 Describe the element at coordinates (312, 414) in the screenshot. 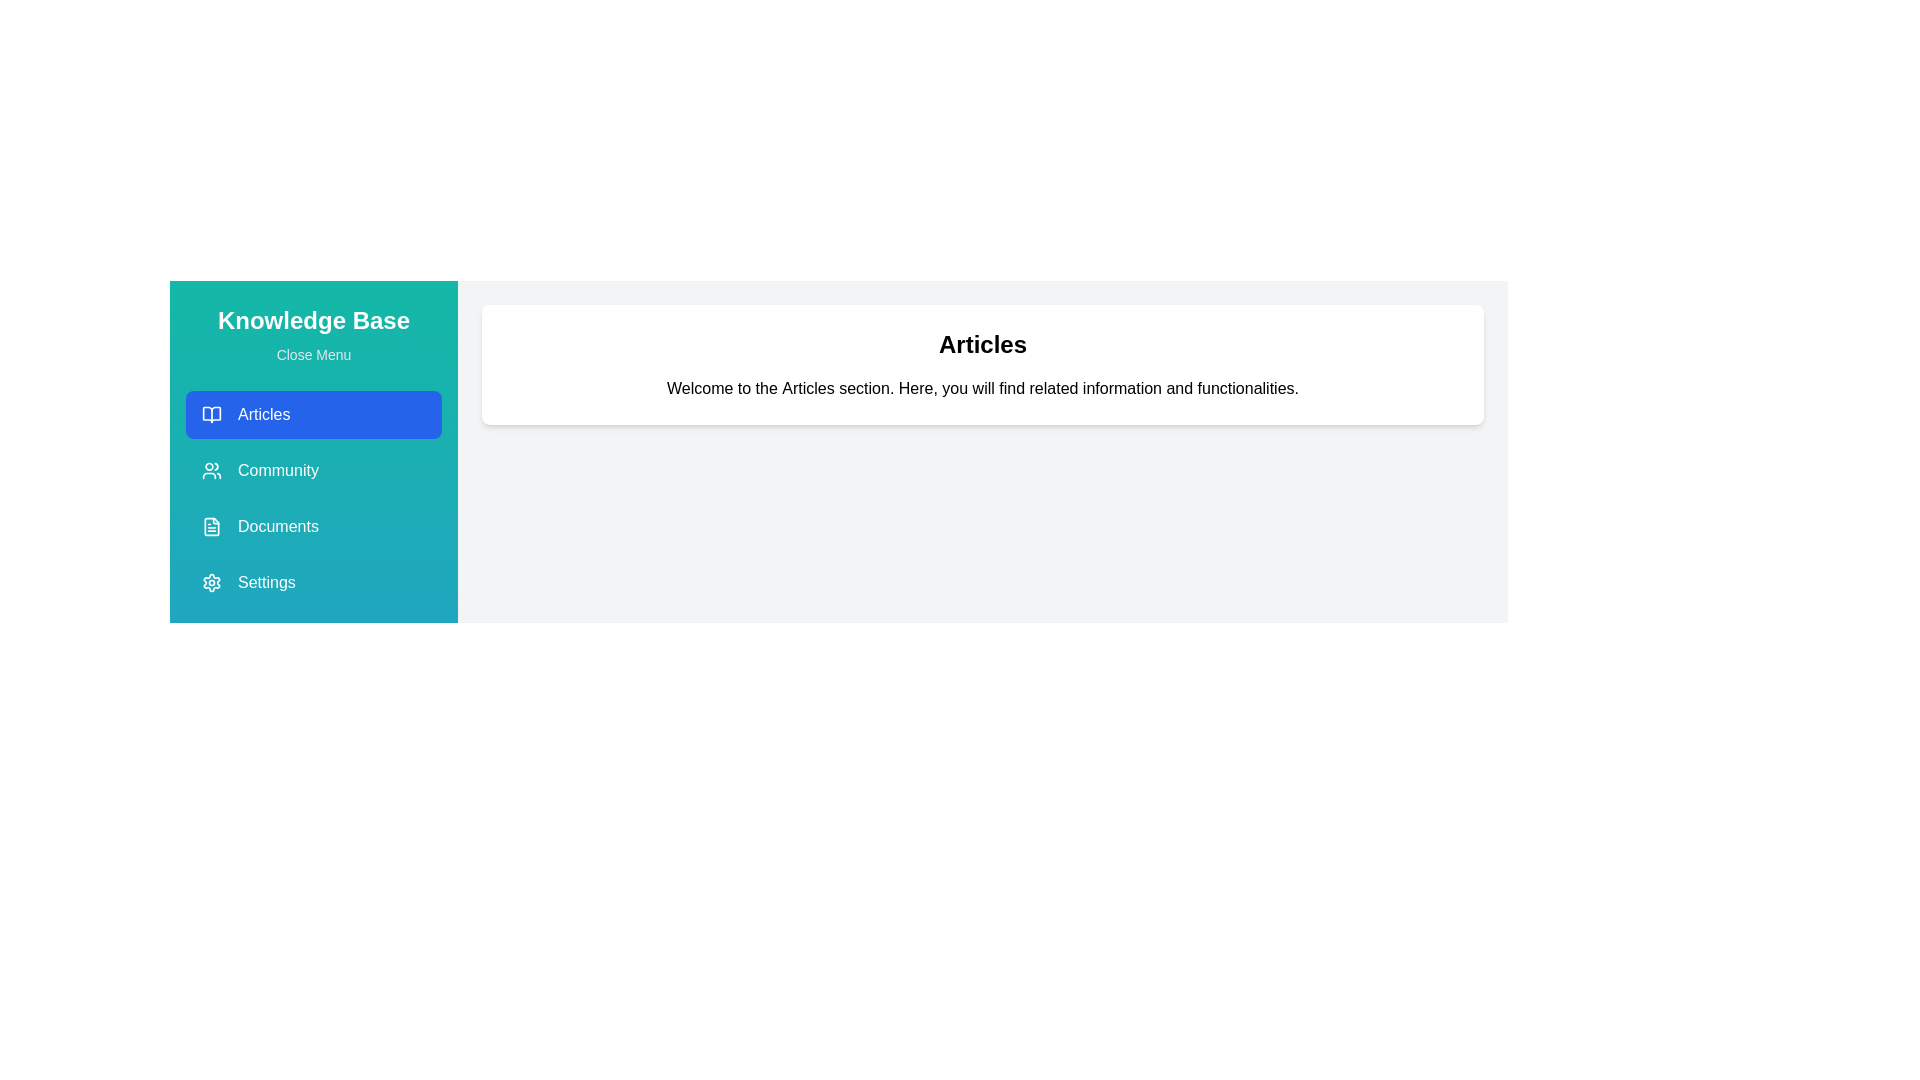

I see `the menu section Articles` at that location.